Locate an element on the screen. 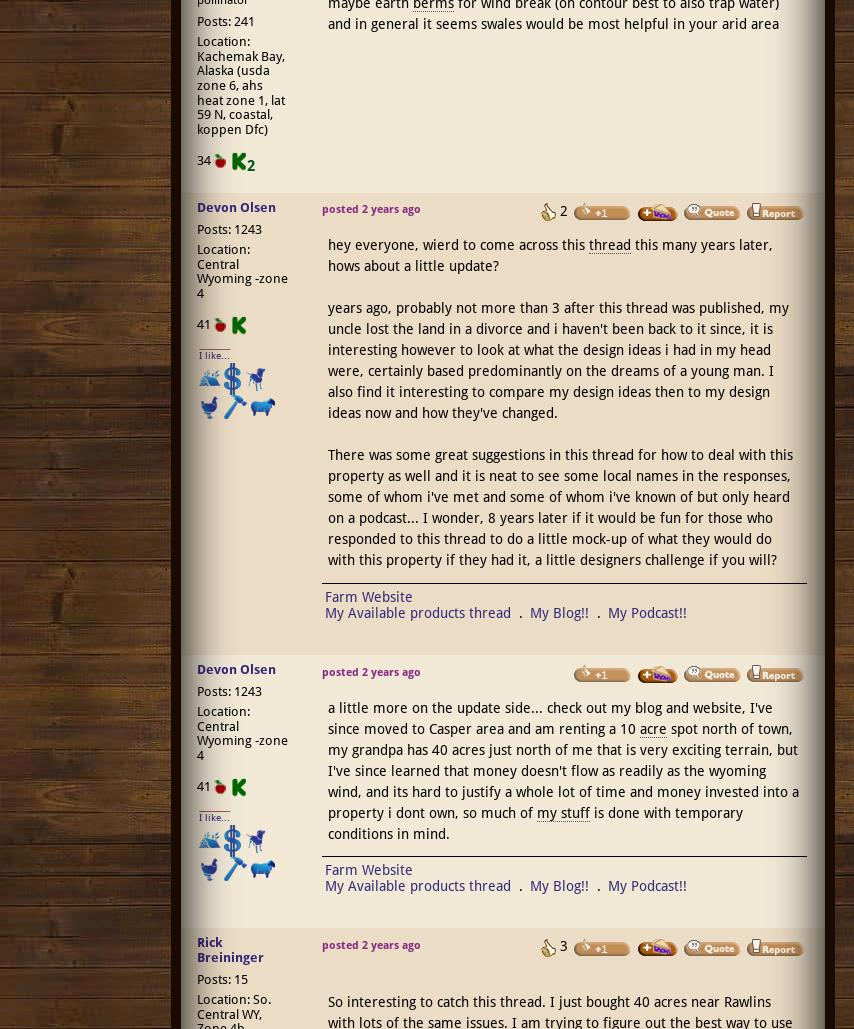 The height and width of the screenshot is (1029, 854). 'my stuff' is located at coordinates (561, 810).